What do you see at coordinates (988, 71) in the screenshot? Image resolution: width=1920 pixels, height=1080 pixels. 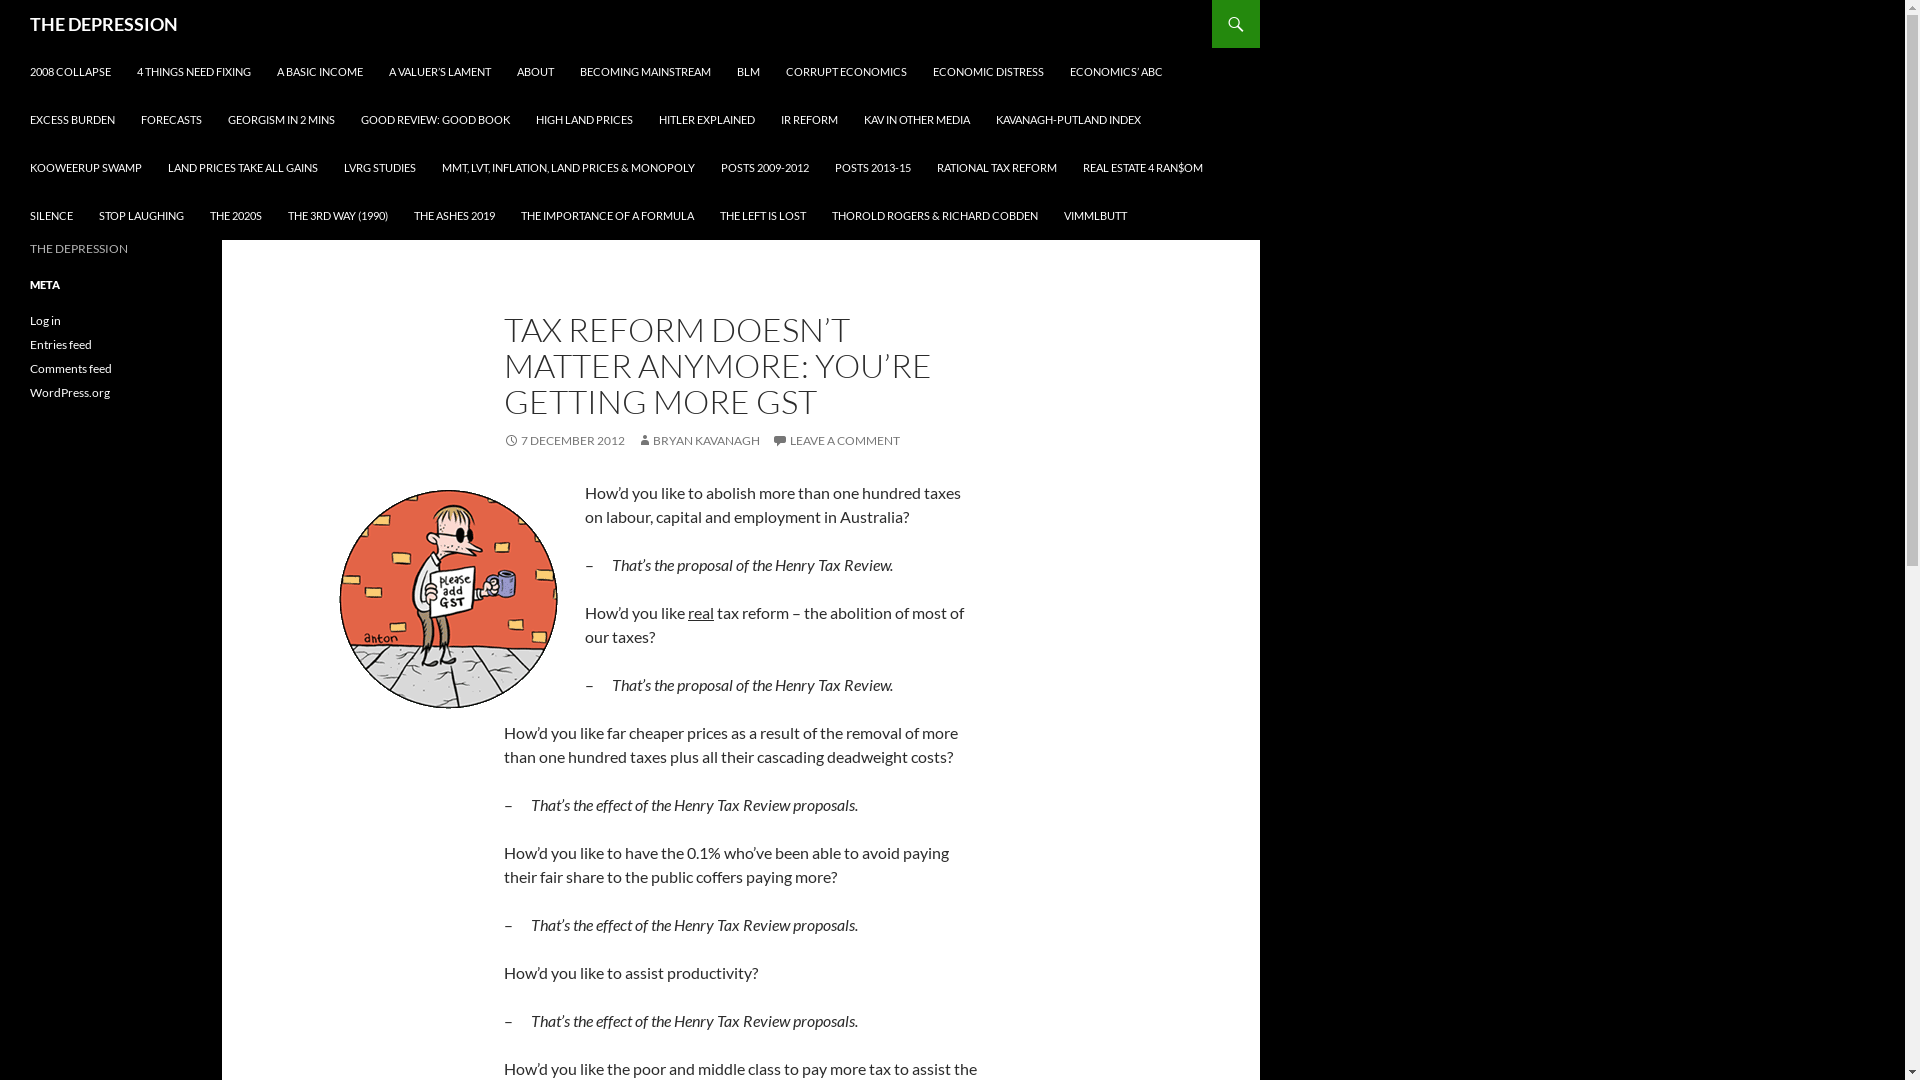 I see `'ECONOMIC DISTRESS'` at bounding box center [988, 71].